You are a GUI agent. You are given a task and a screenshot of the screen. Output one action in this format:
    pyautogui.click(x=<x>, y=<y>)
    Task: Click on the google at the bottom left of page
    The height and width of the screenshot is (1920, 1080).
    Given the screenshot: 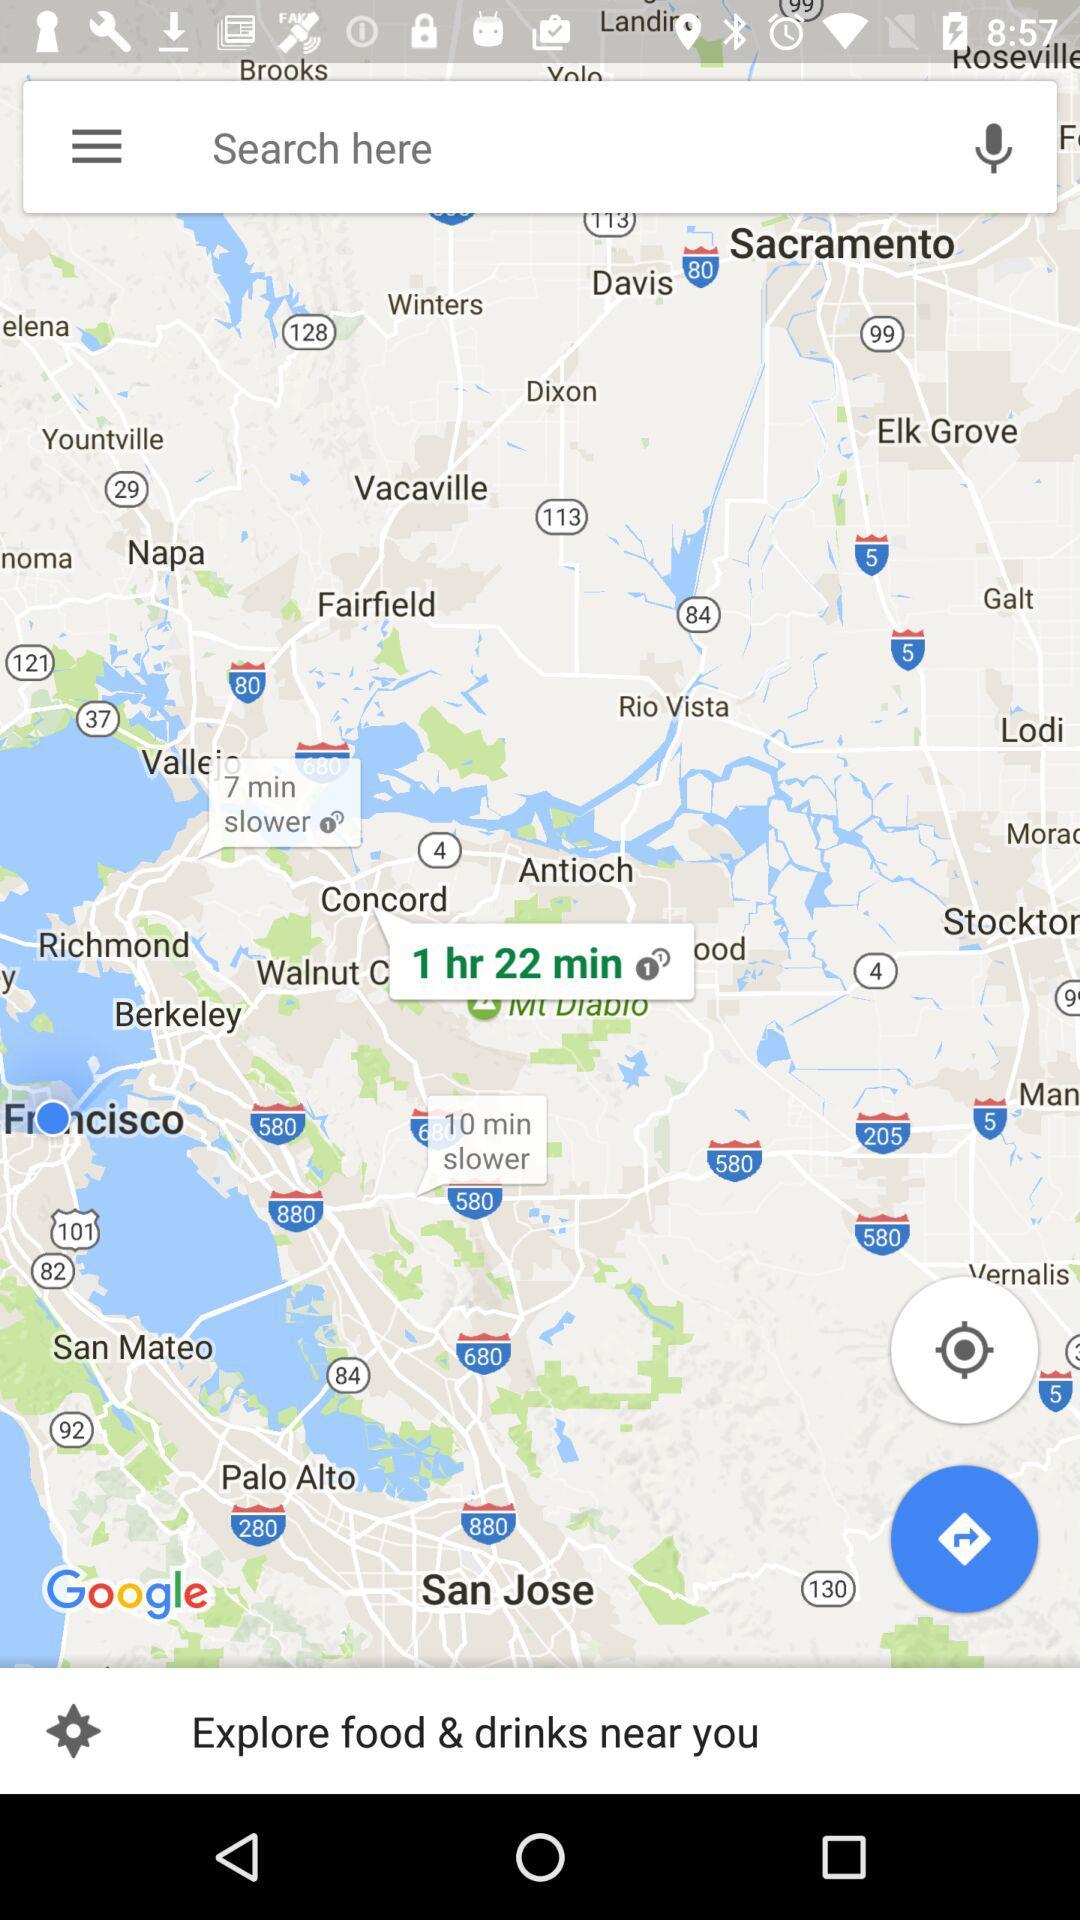 What is the action you would take?
    pyautogui.click(x=128, y=1594)
    